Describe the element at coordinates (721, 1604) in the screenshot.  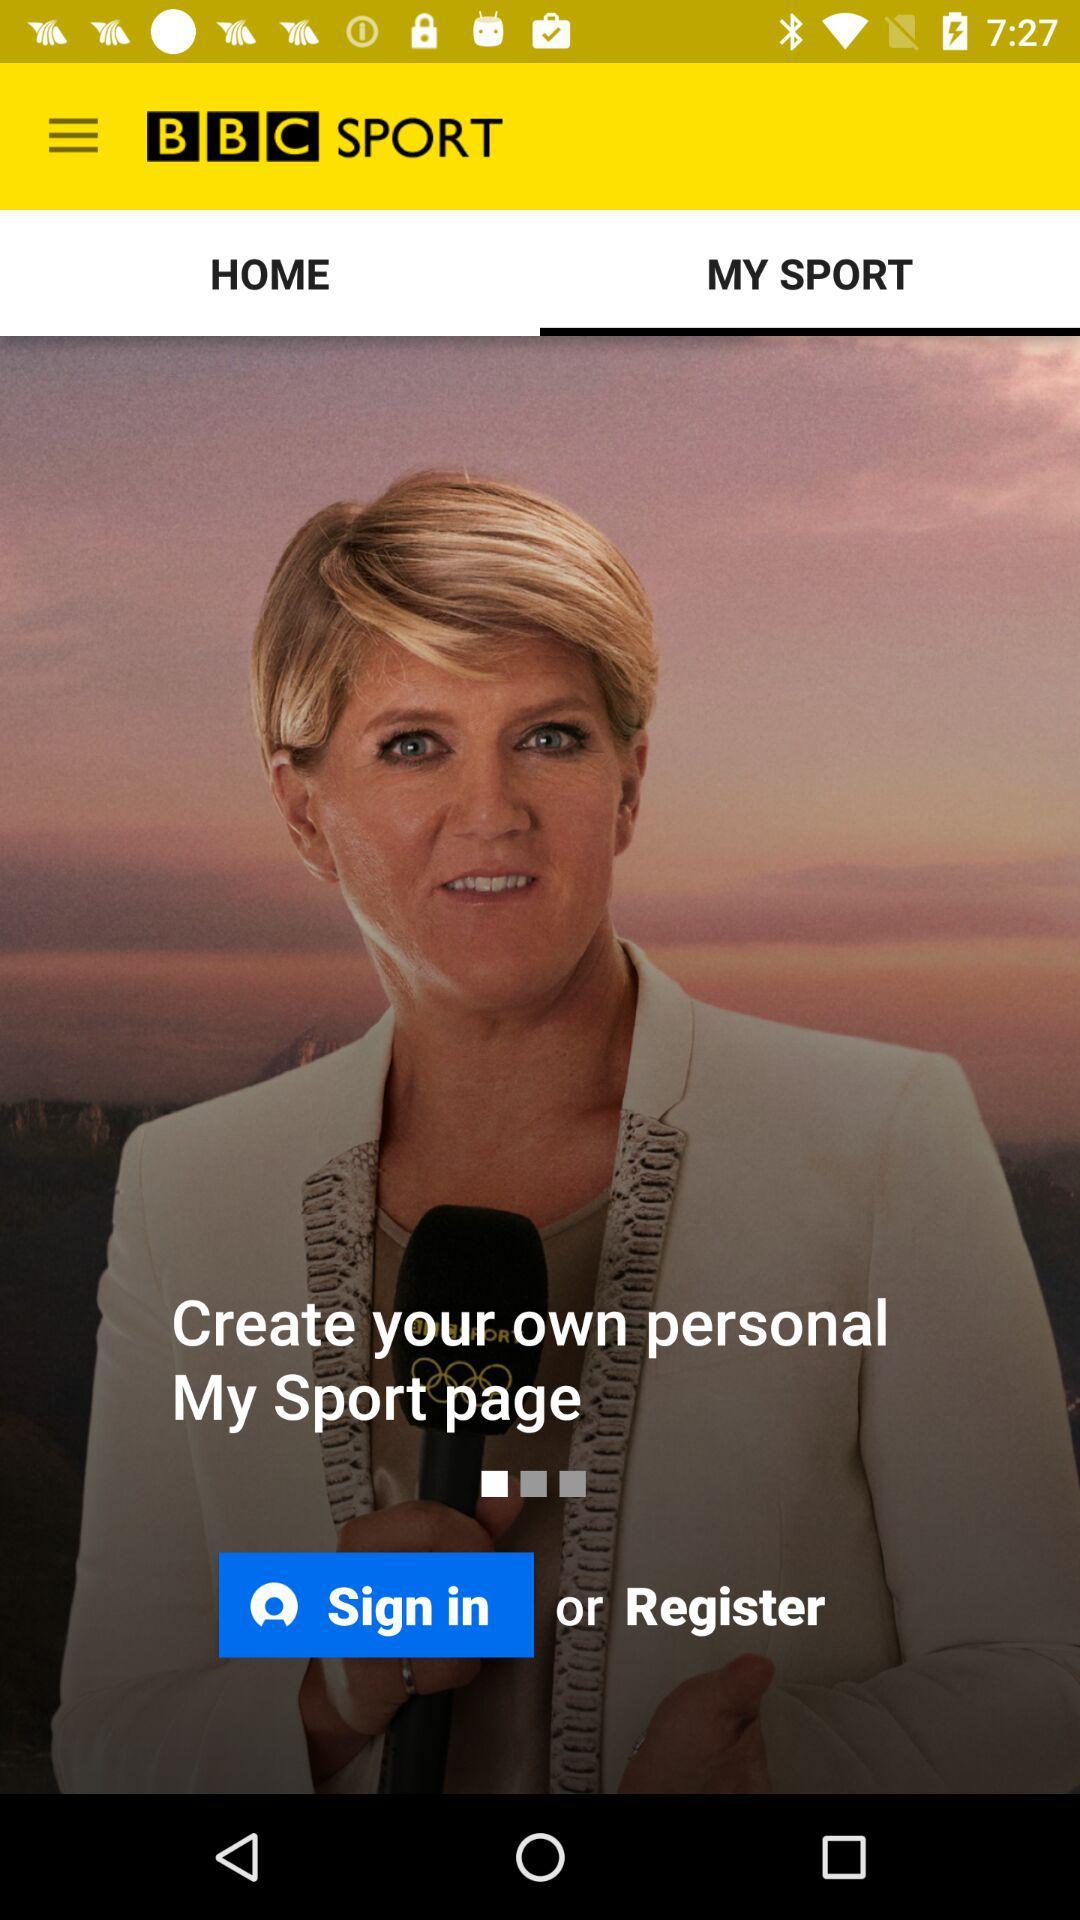
I see `the icon at the bottom right corner` at that location.